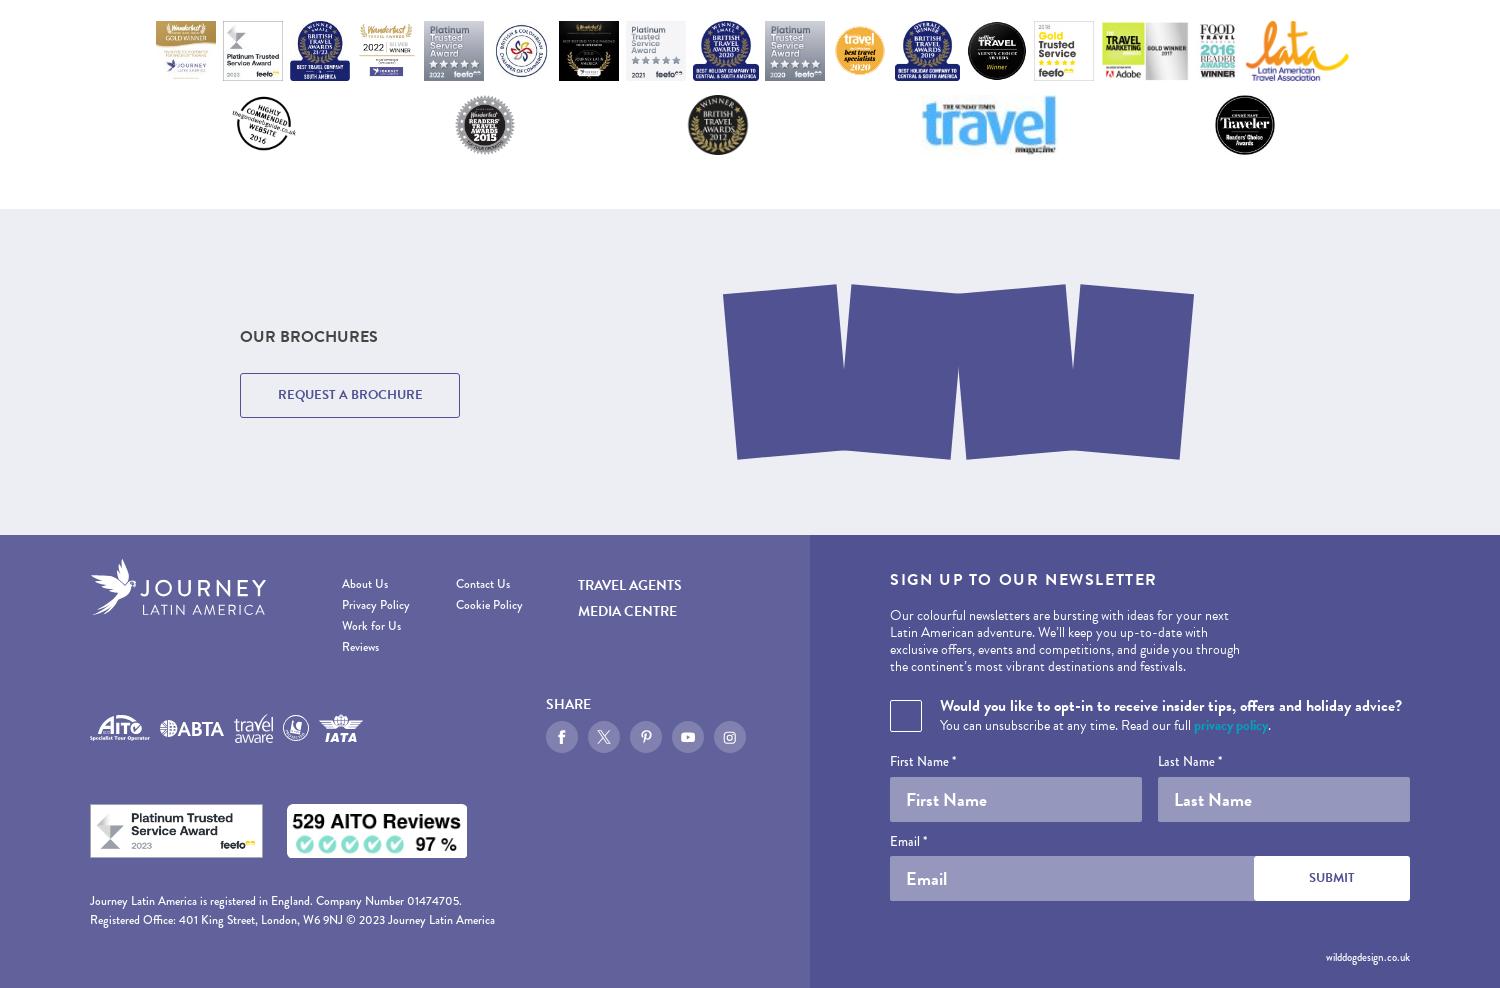 The height and width of the screenshot is (988, 1500). What do you see at coordinates (1230, 724) in the screenshot?
I see `'privacy policy'` at bounding box center [1230, 724].